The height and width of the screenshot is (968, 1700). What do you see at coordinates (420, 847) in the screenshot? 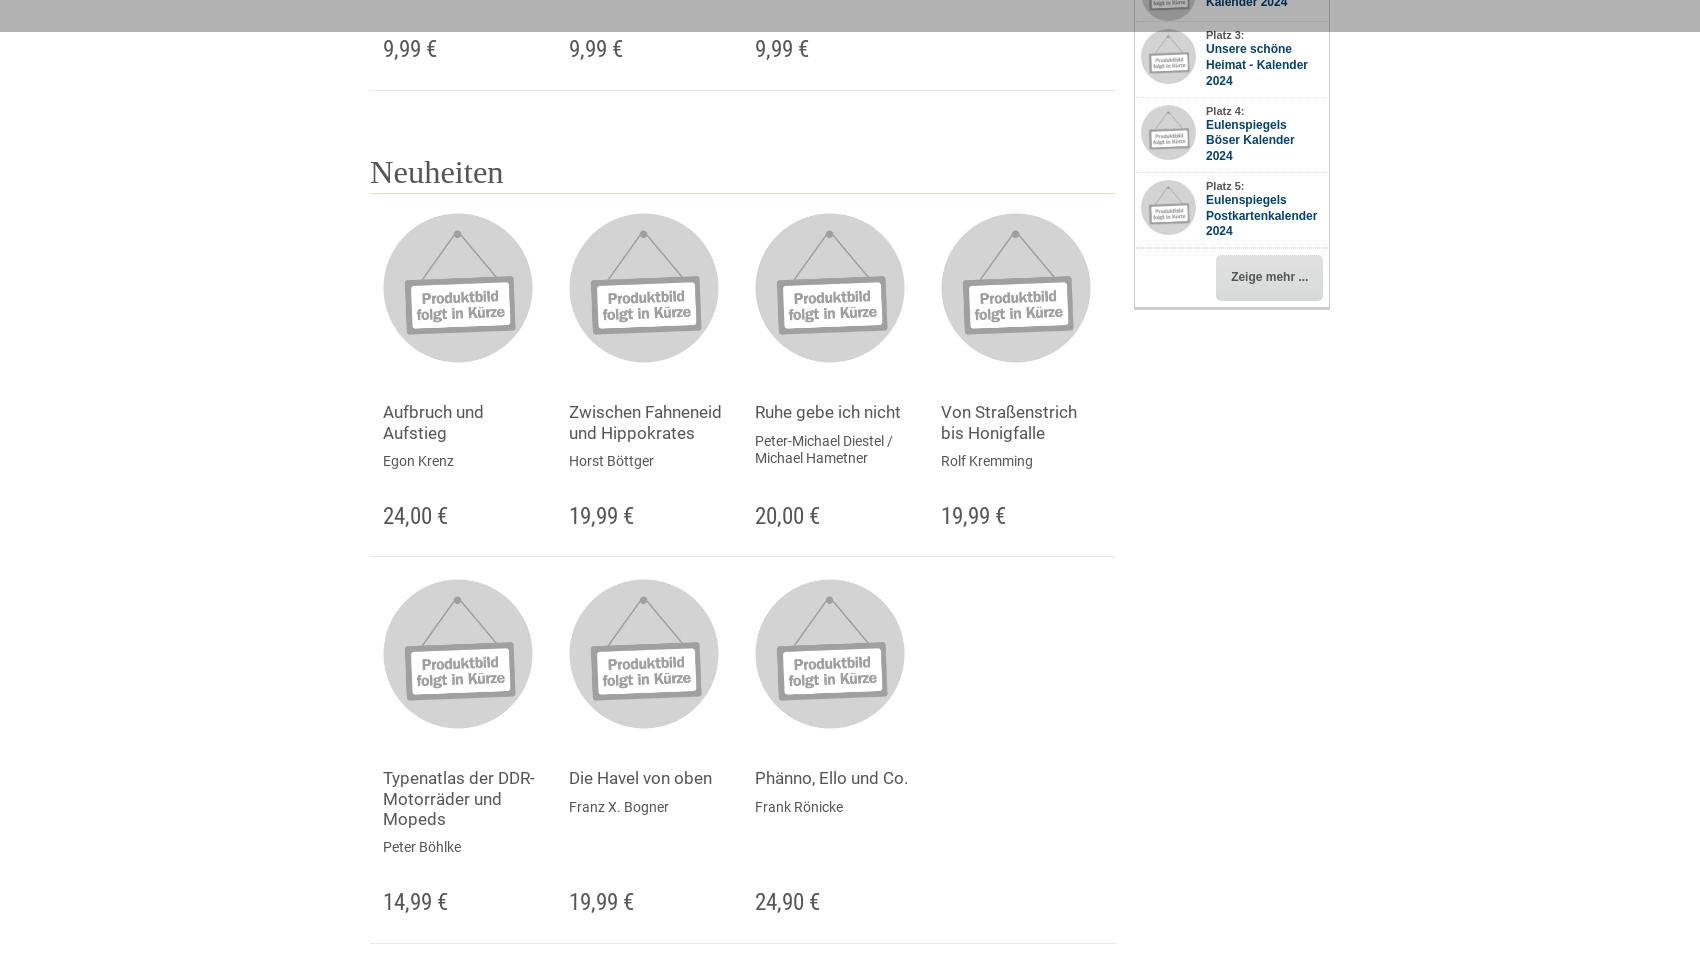
I see `'Peter Böhlke'` at bounding box center [420, 847].